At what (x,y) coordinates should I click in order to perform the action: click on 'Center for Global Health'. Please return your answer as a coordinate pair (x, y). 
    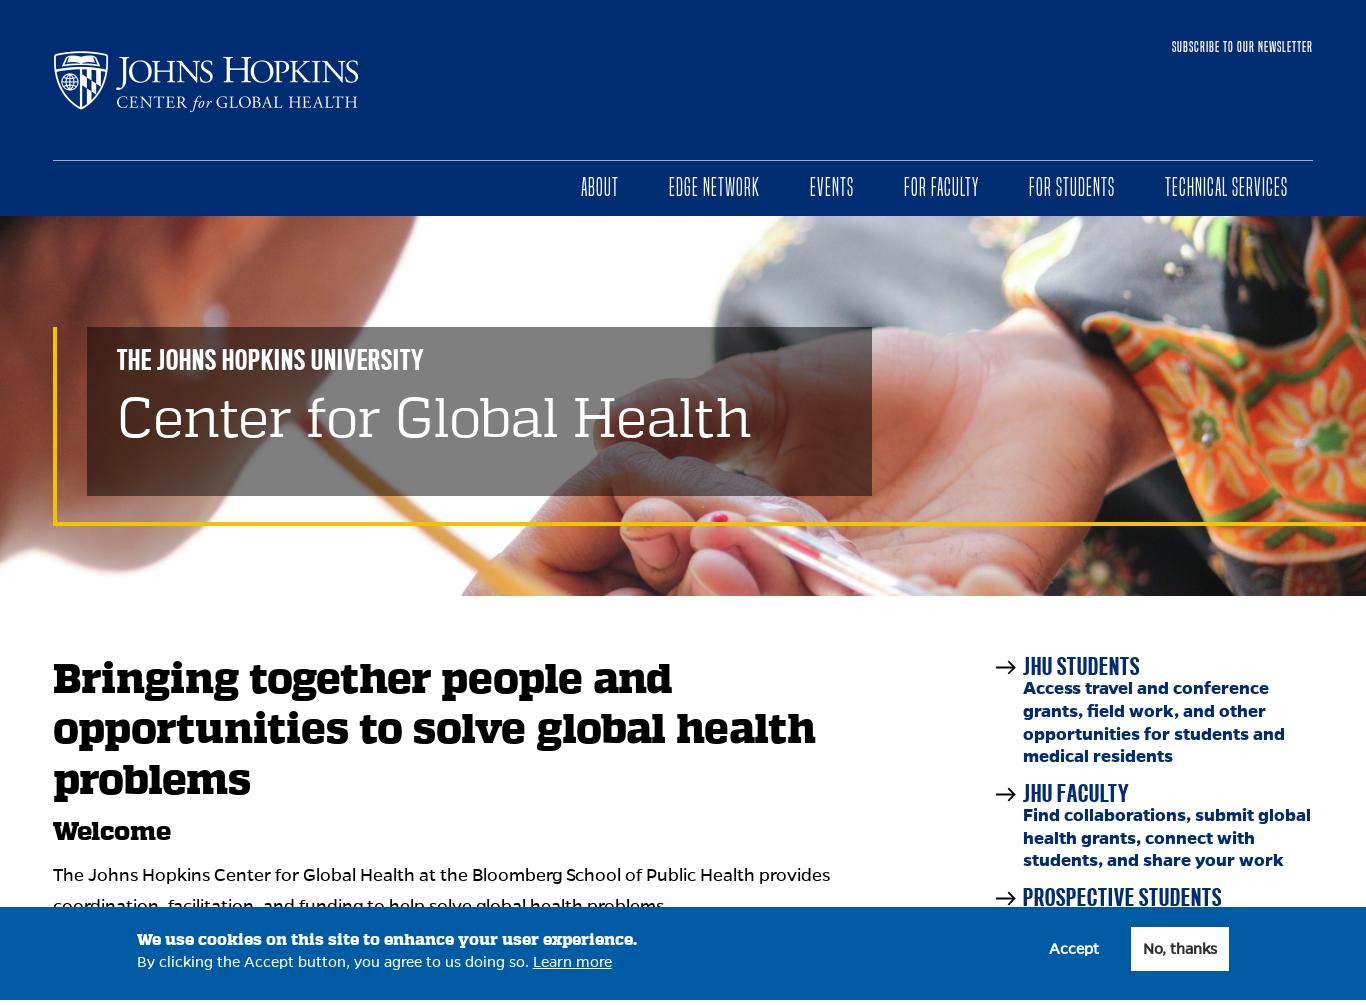
    Looking at the image, I should click on (116, 420).